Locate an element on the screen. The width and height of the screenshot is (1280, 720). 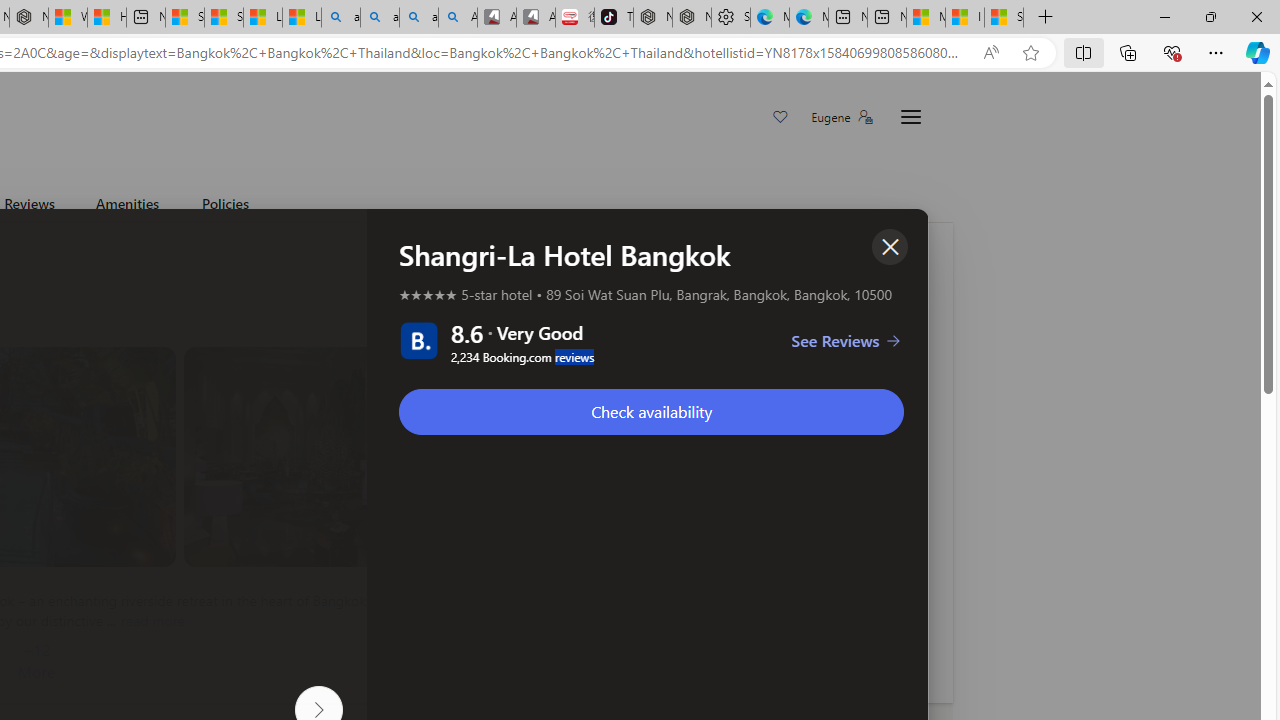
'Amazon Echo Robot - Search Images' is located at coordinates (457, 17).